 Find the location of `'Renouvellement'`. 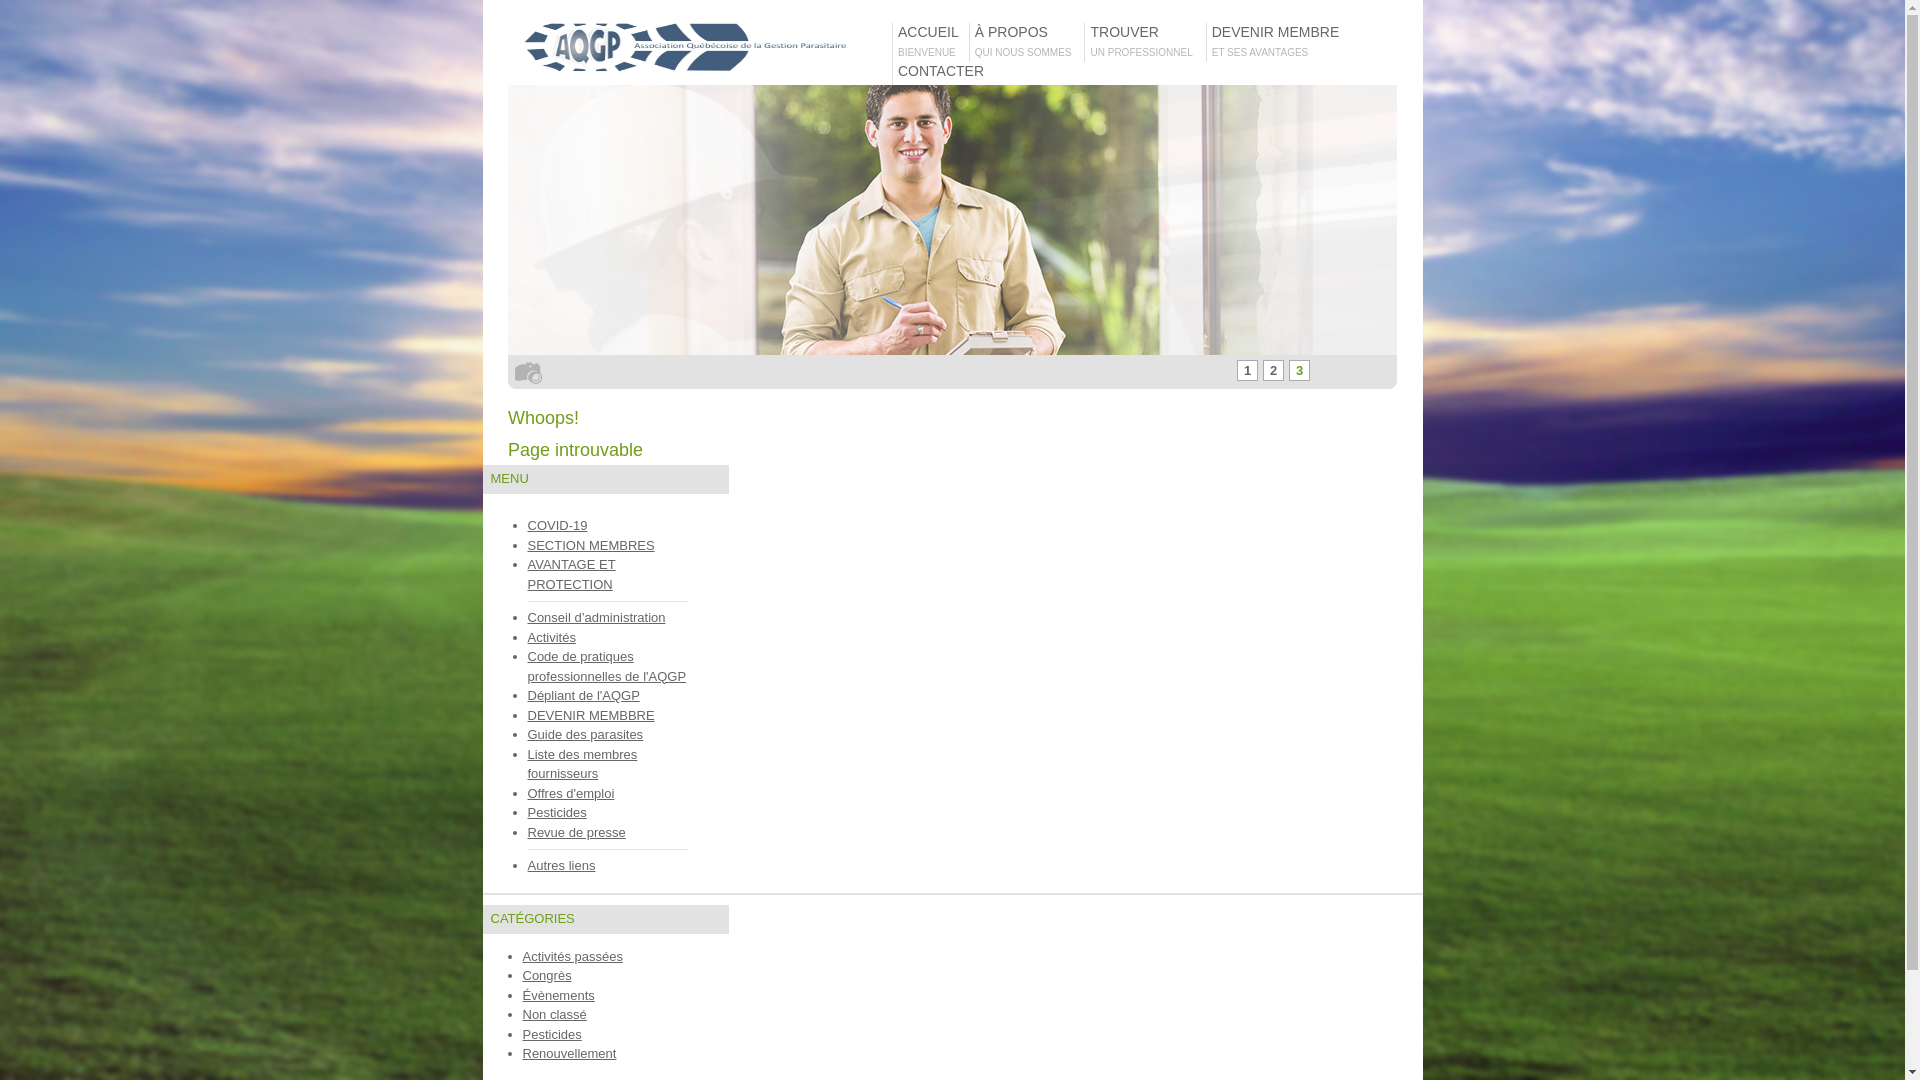

'Renouvellement' is located at coordinates (568, 1052).